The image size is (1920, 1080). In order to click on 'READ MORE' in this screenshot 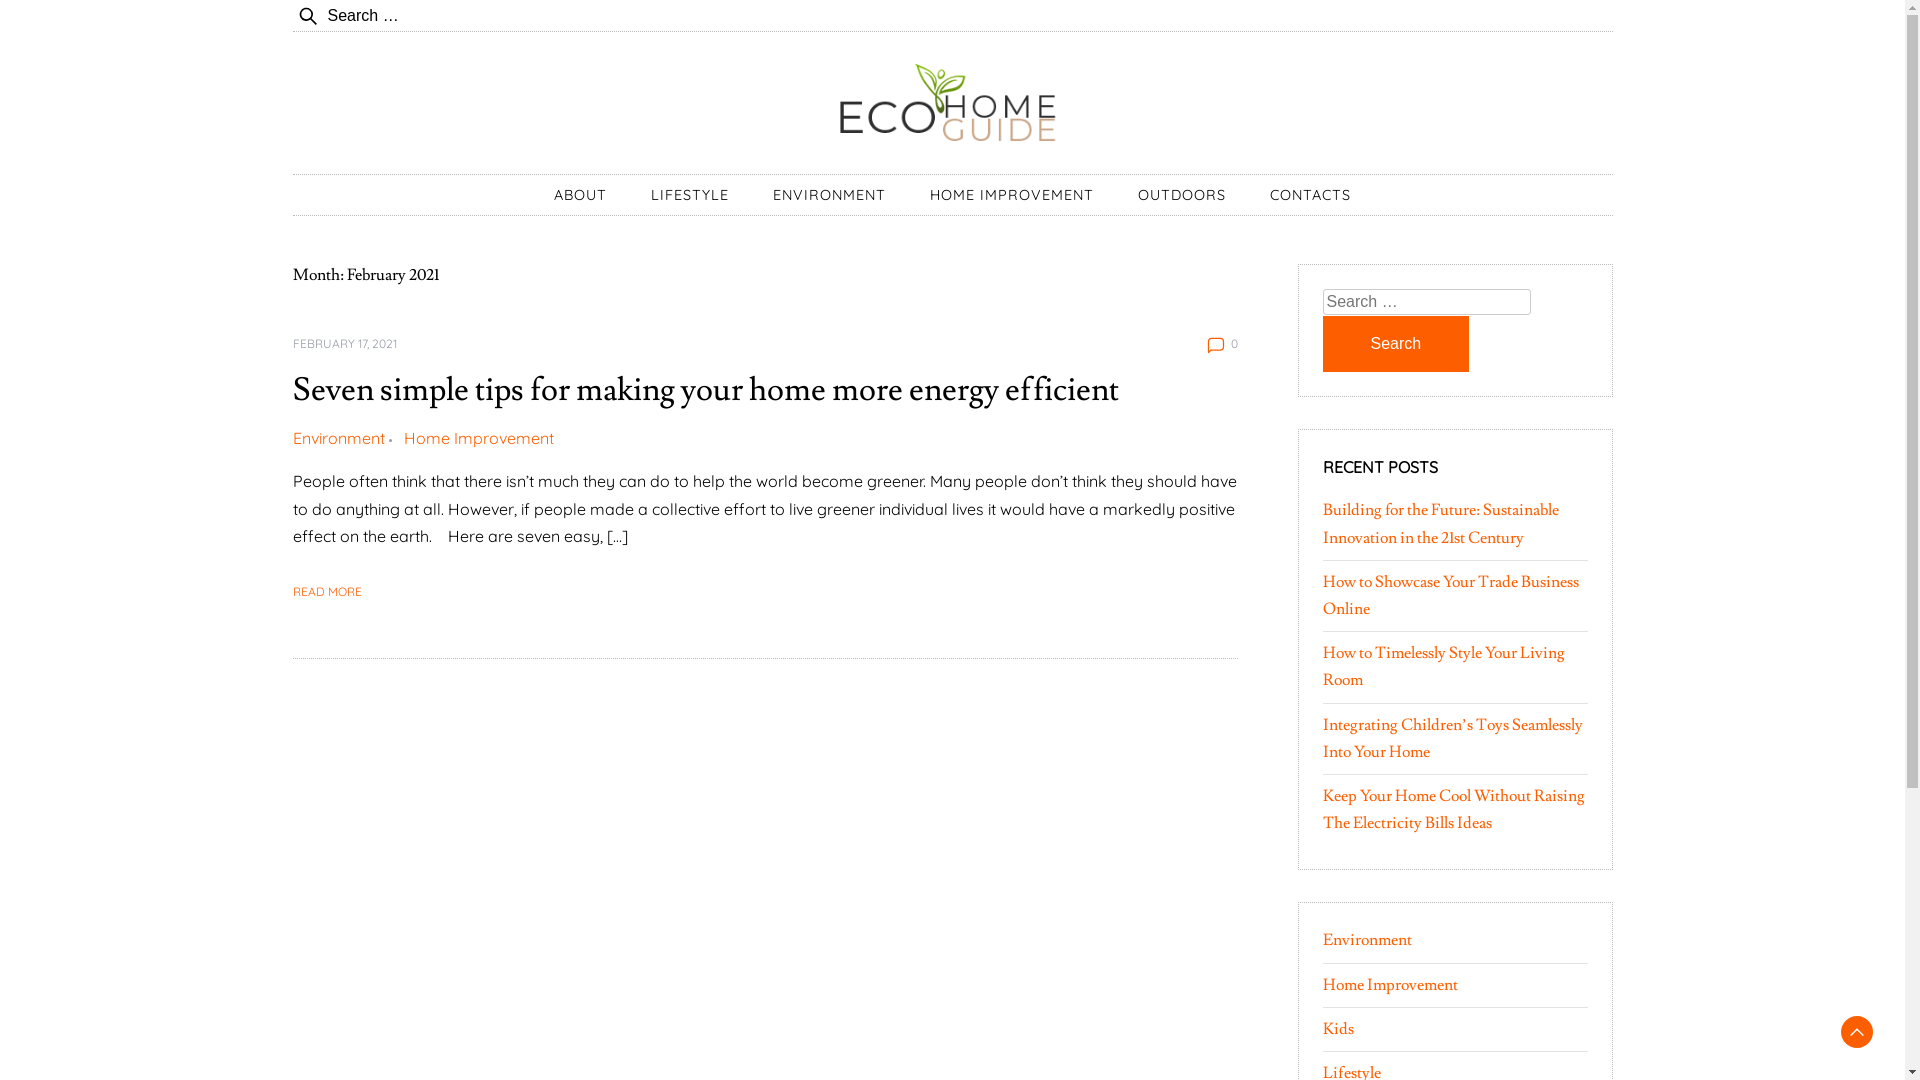, I will do `click(326, 590)`.